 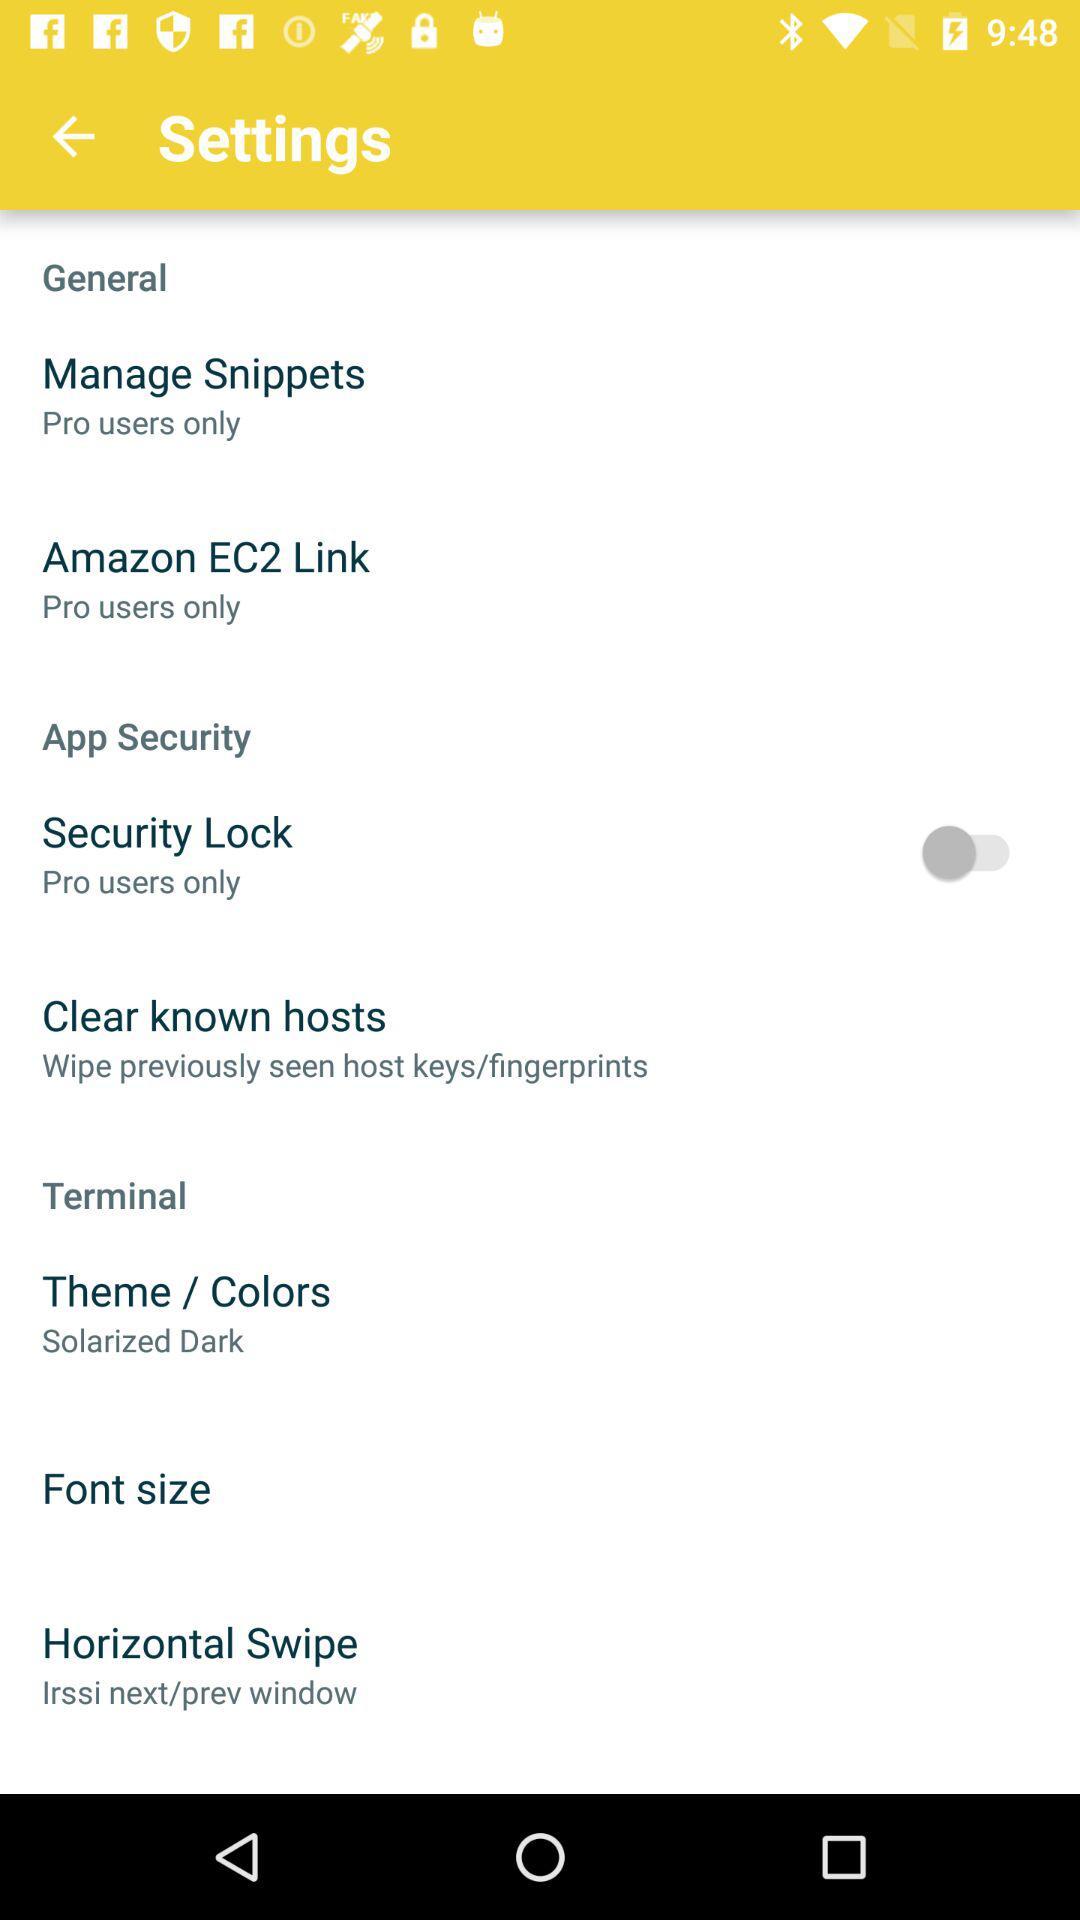 What do you see at coordinates (166, 830) in the screenshot?
I see `item above the pro users only icon` at bounding box center [166, 830].